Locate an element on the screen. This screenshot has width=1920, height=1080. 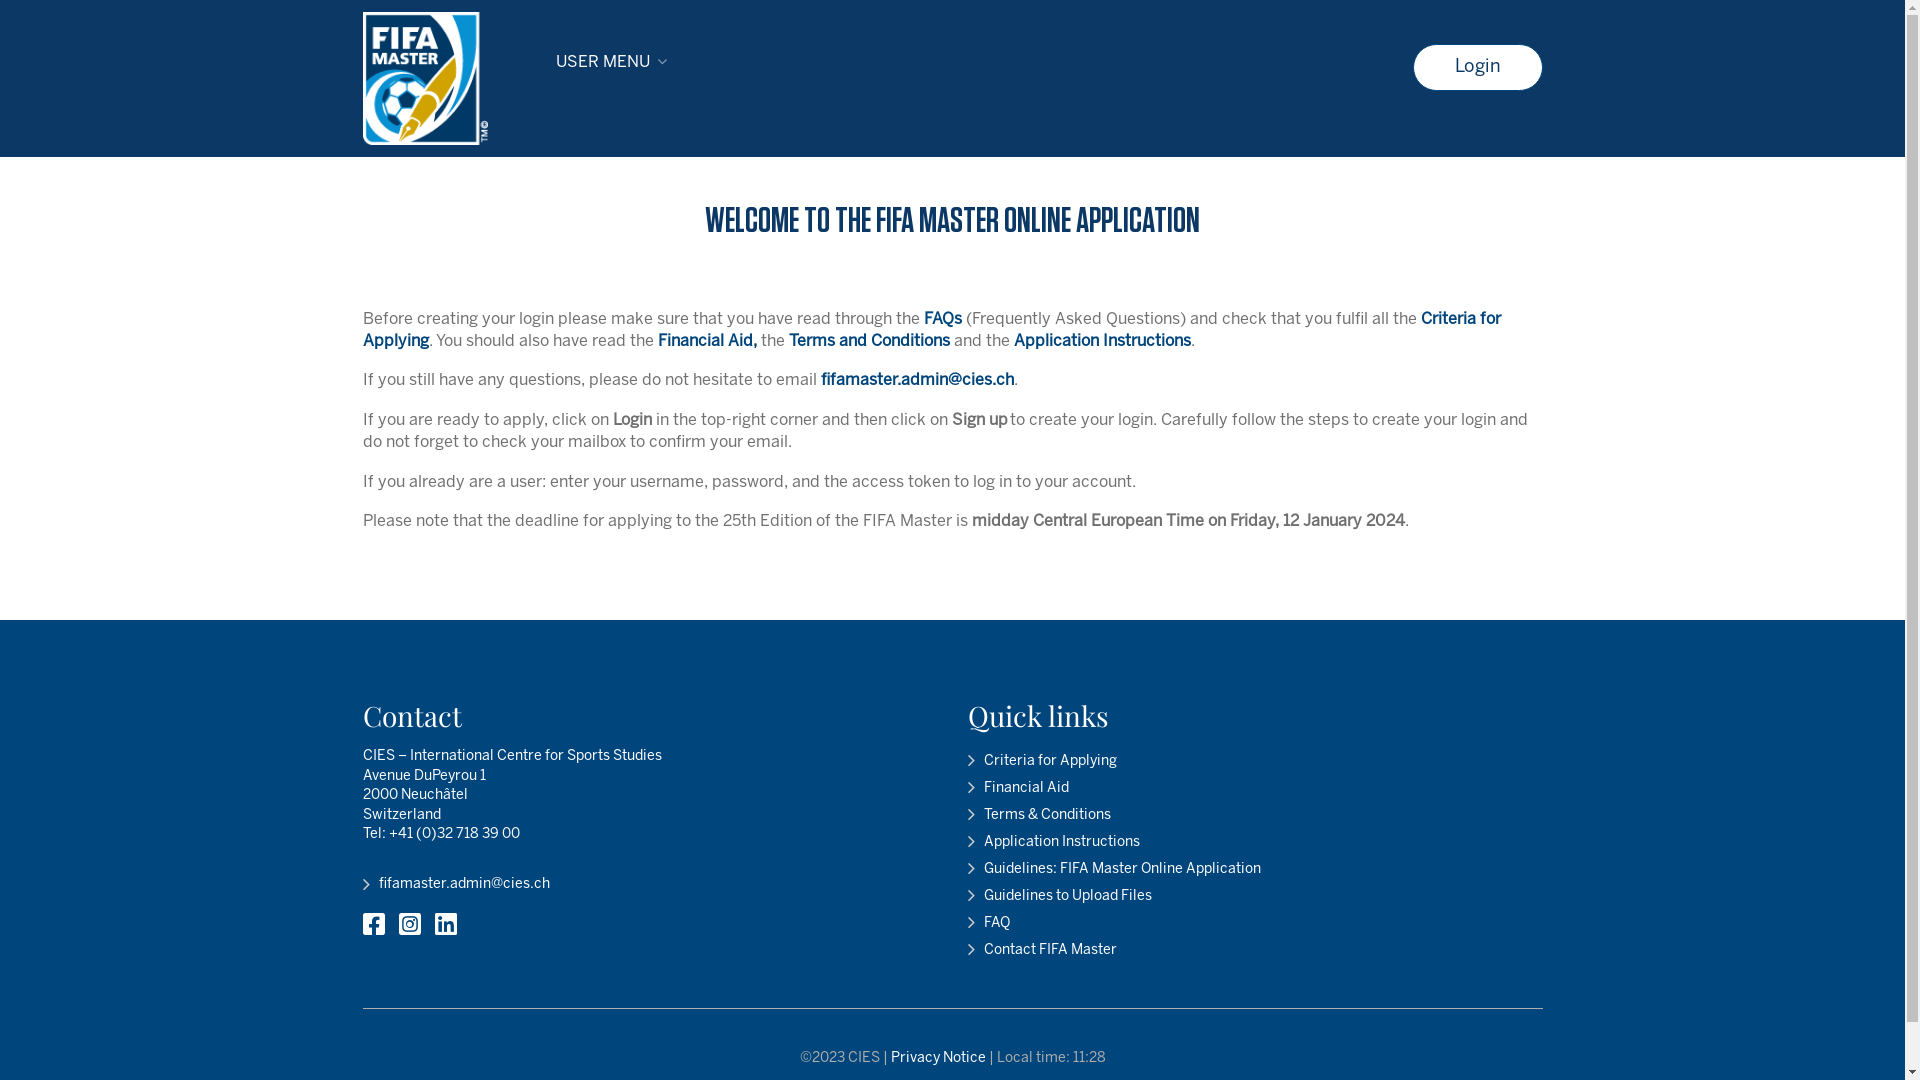
'fifamaster.admin@cies.ch' is located at coordinates (454, 886).